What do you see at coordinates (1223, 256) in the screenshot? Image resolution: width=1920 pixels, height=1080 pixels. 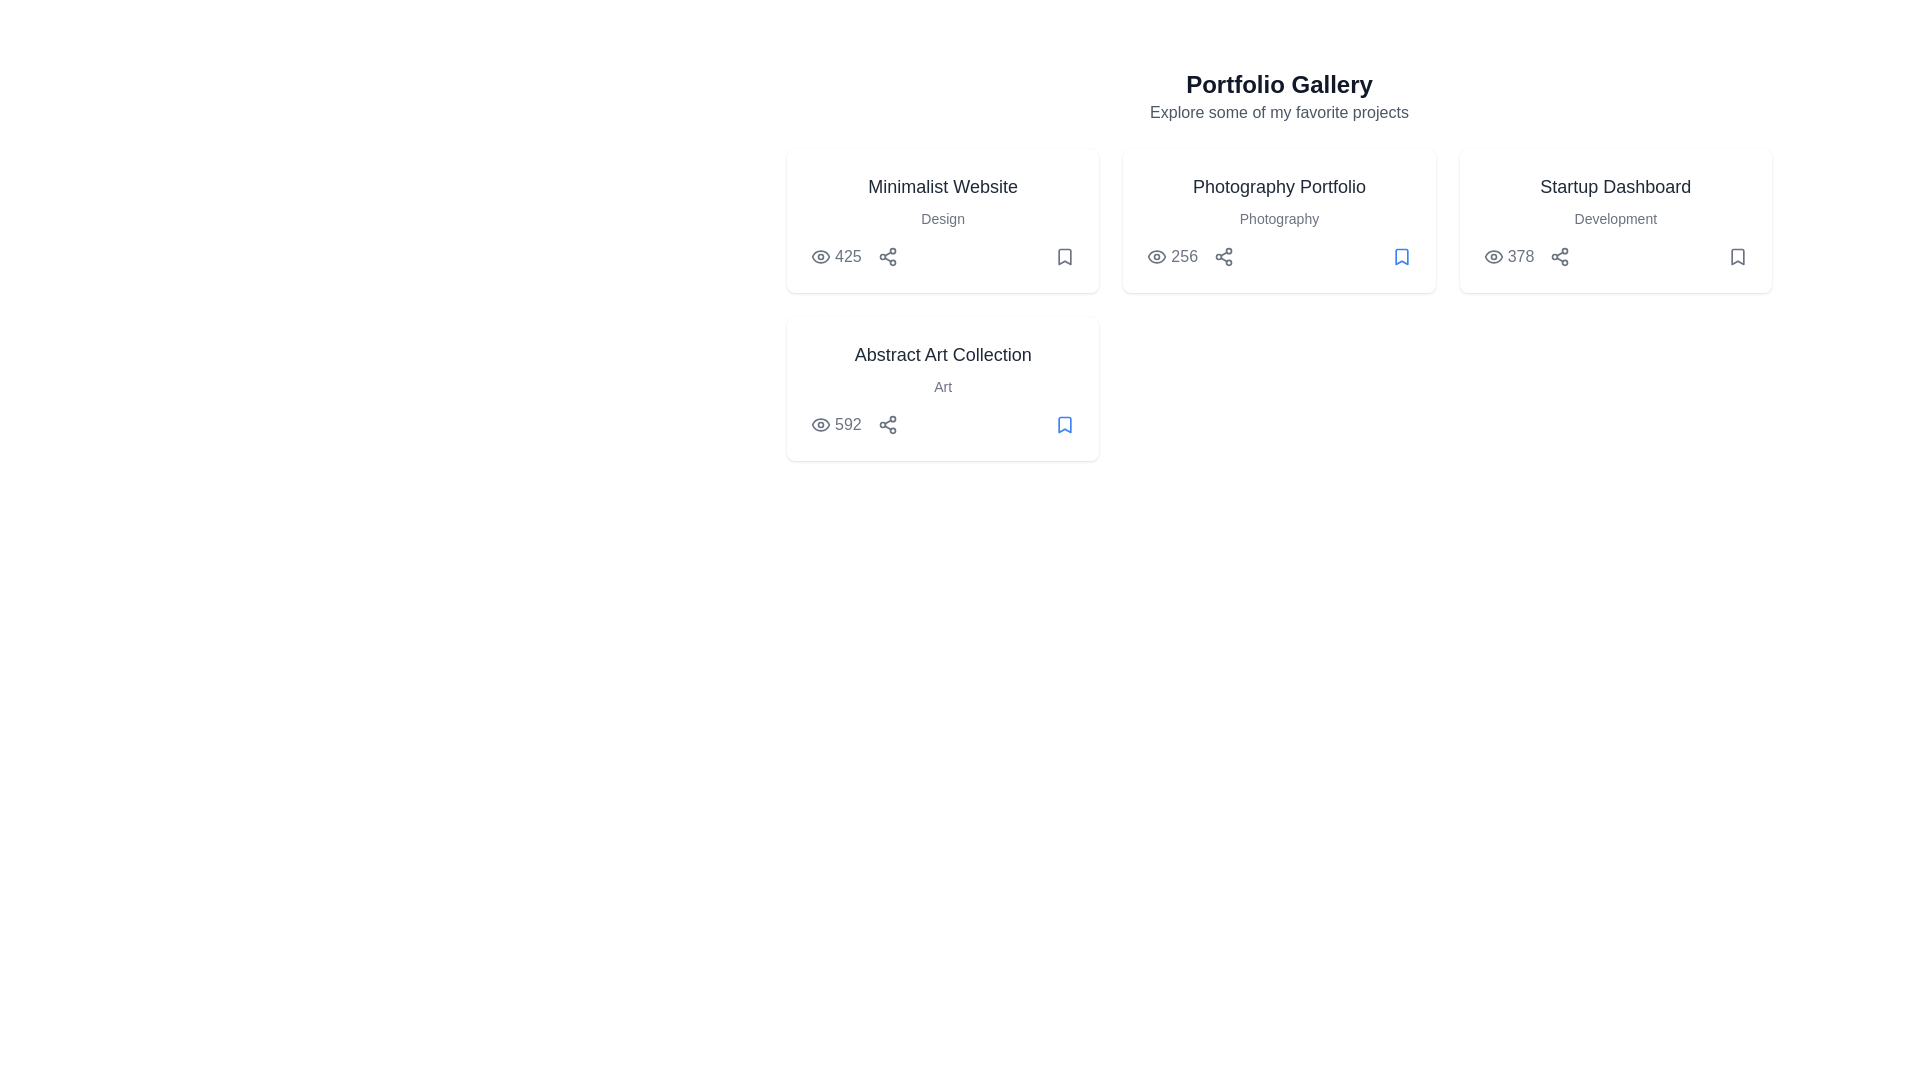 I see `the Icon Button representing interconnected points located to the right of the count number '256' in the 'Photography Portfolio' card` at bounding box center [1223, 256].